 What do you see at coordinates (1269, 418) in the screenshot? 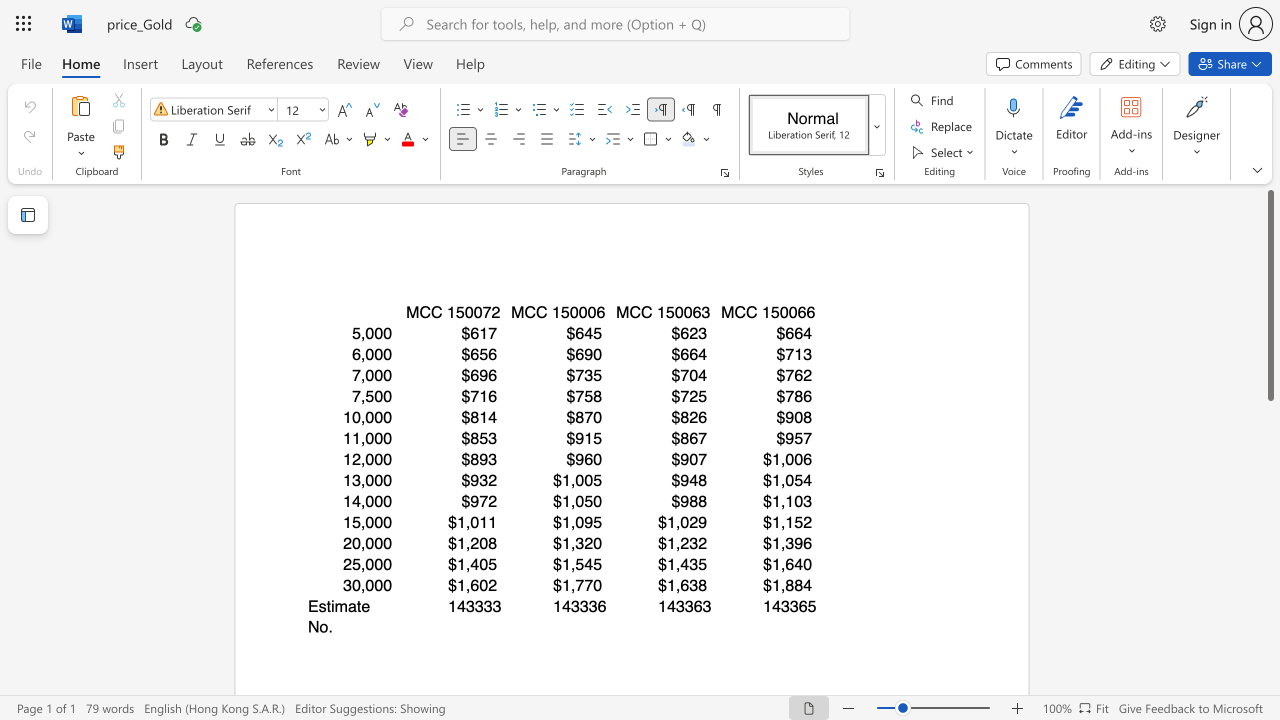
I see `the vertical scrollbar to lower the page content` at bounding box center [1269, 418].